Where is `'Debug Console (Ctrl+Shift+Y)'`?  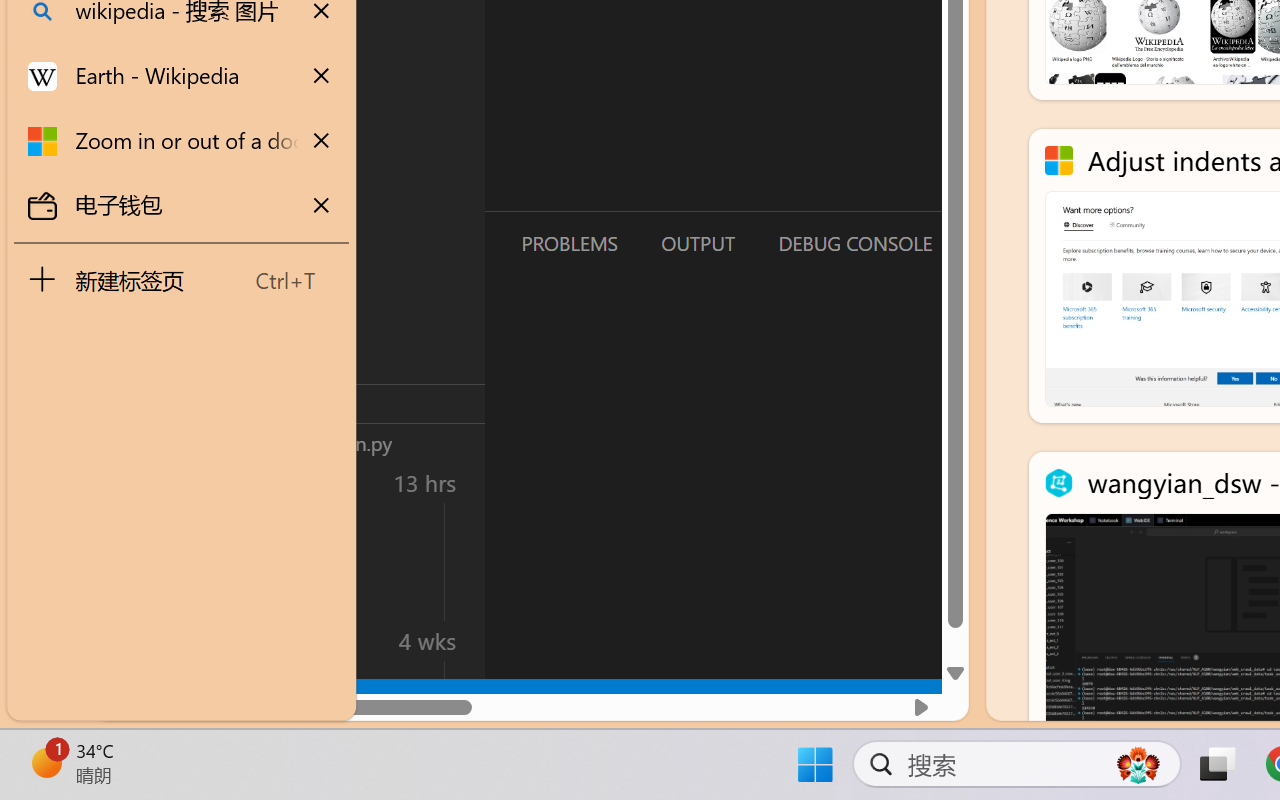
'Debug Console (Ctrl+Shift+Y)' is located at coordinates (854, 242).